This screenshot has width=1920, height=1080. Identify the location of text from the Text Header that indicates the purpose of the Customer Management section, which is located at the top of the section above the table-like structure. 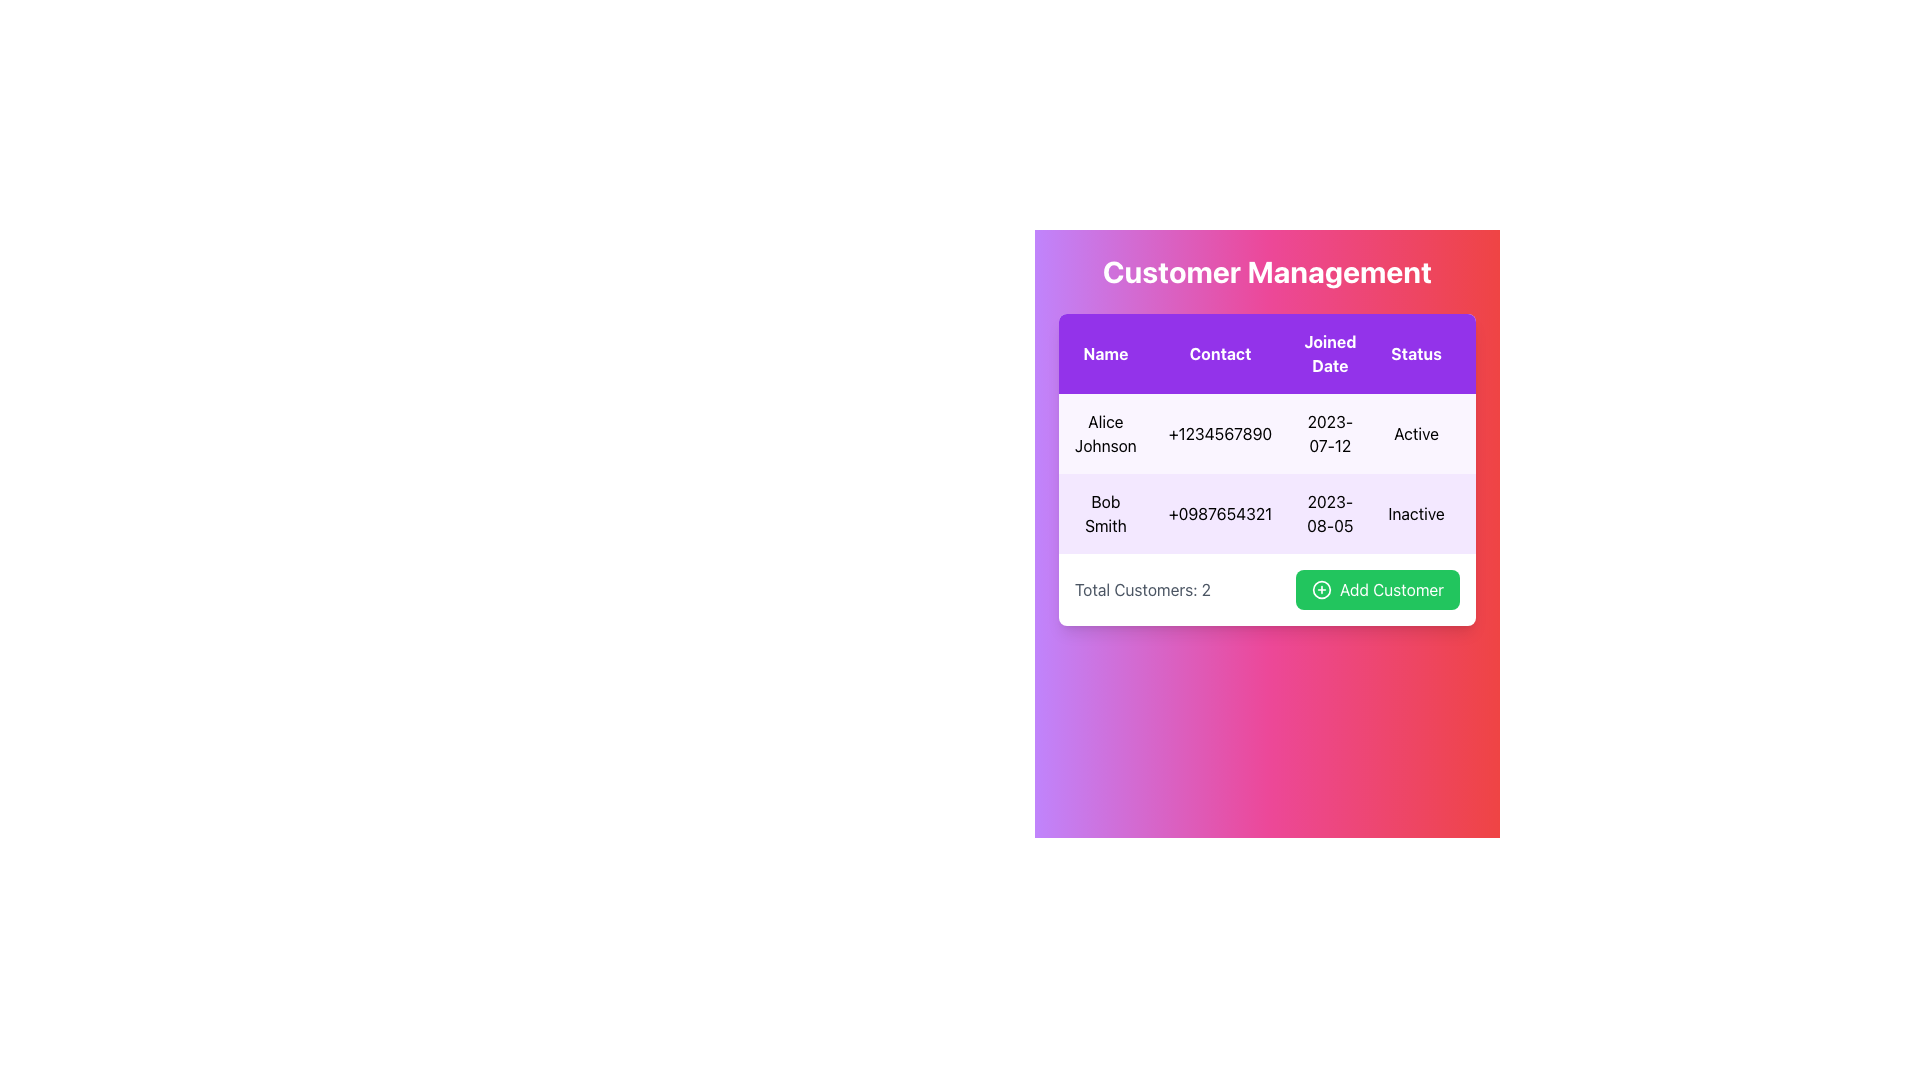
(1266, 272).